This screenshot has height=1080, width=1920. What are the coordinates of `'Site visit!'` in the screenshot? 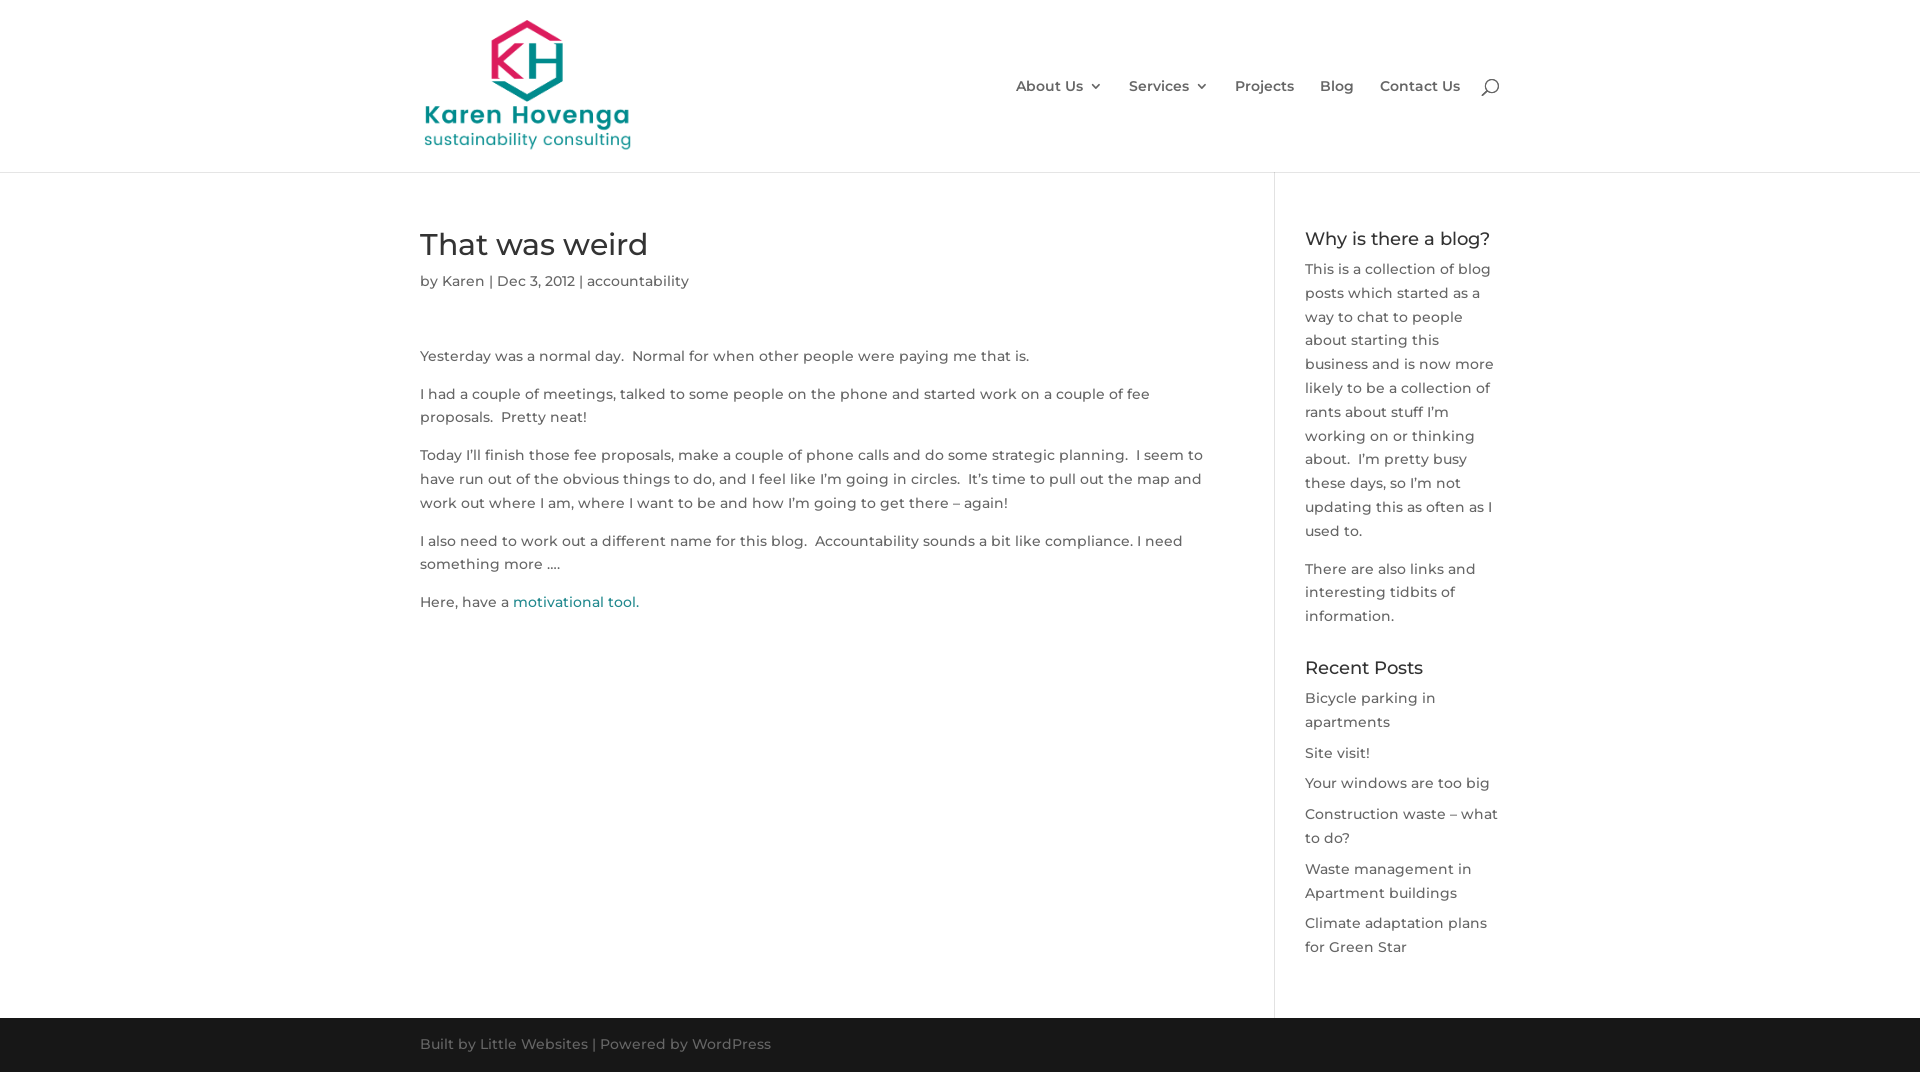 It's located at (1337, 752).